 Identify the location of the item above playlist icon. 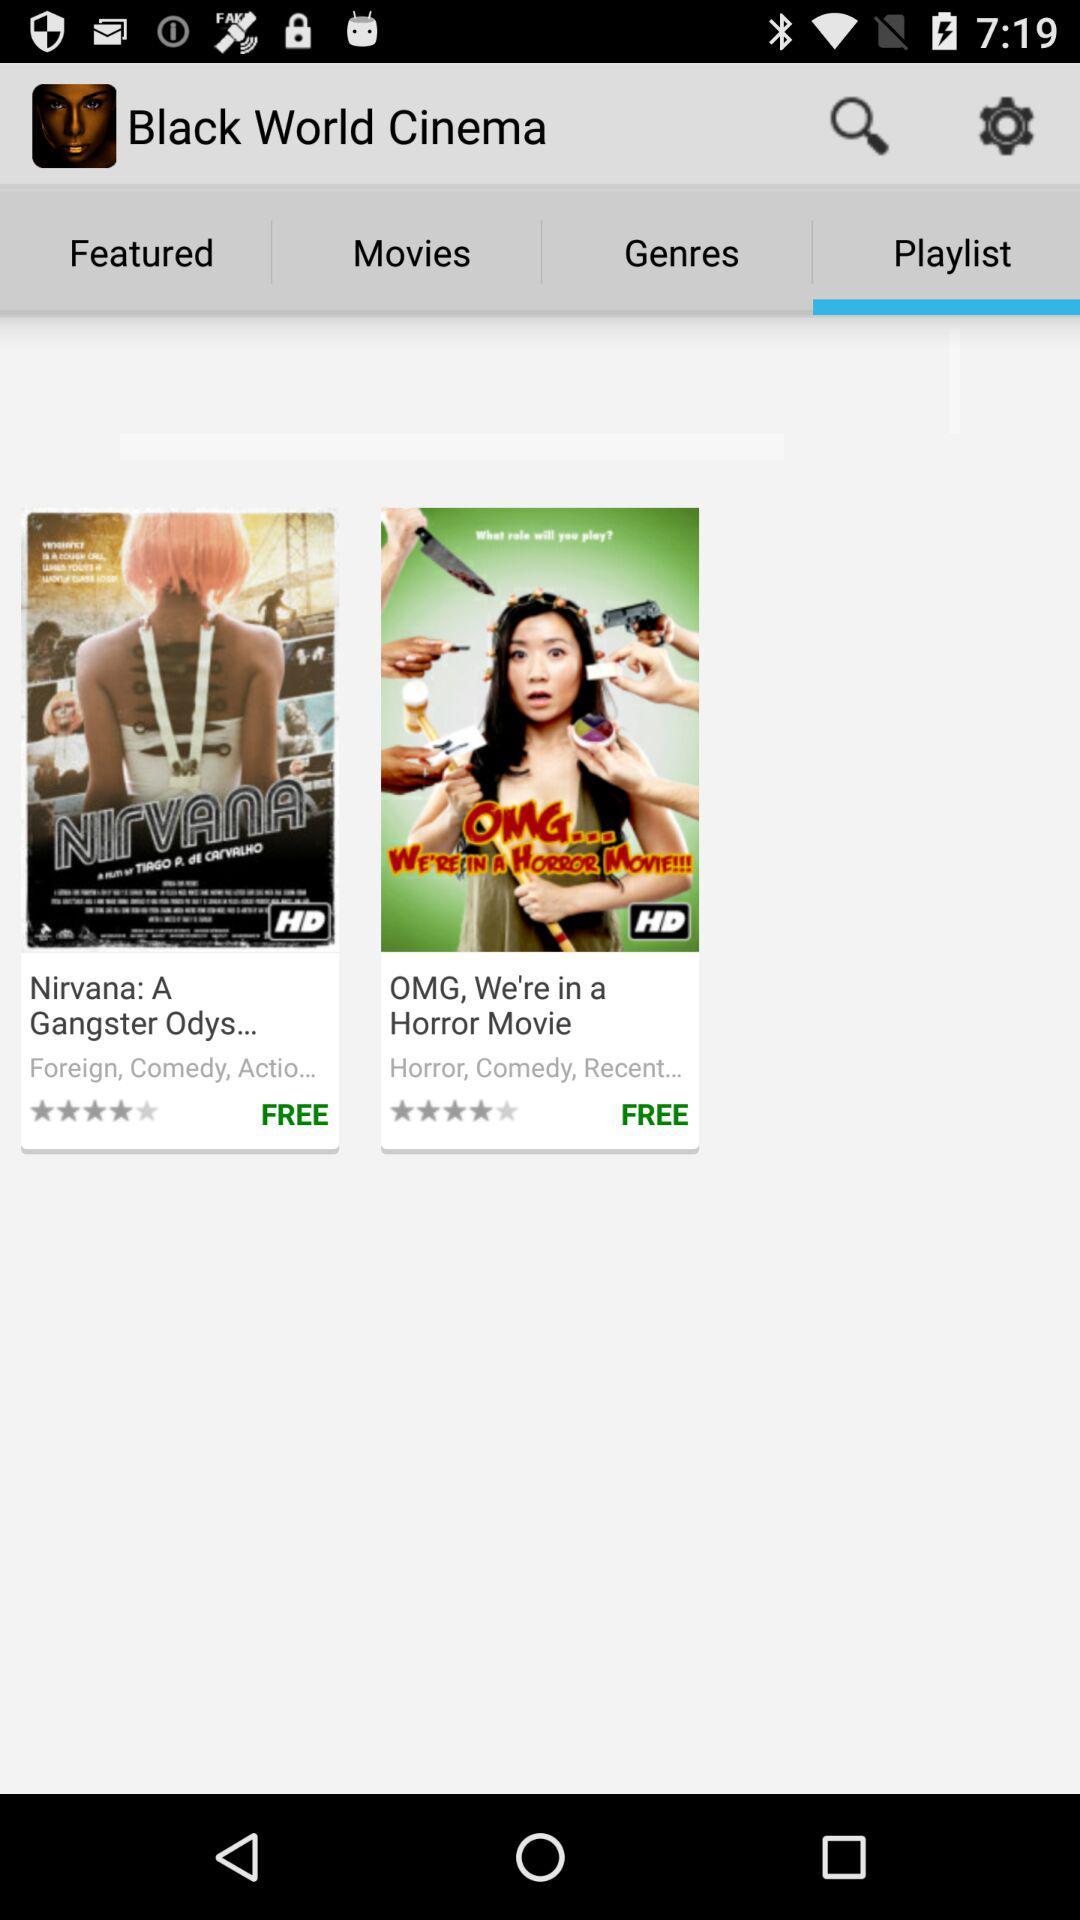
(1006, 124).